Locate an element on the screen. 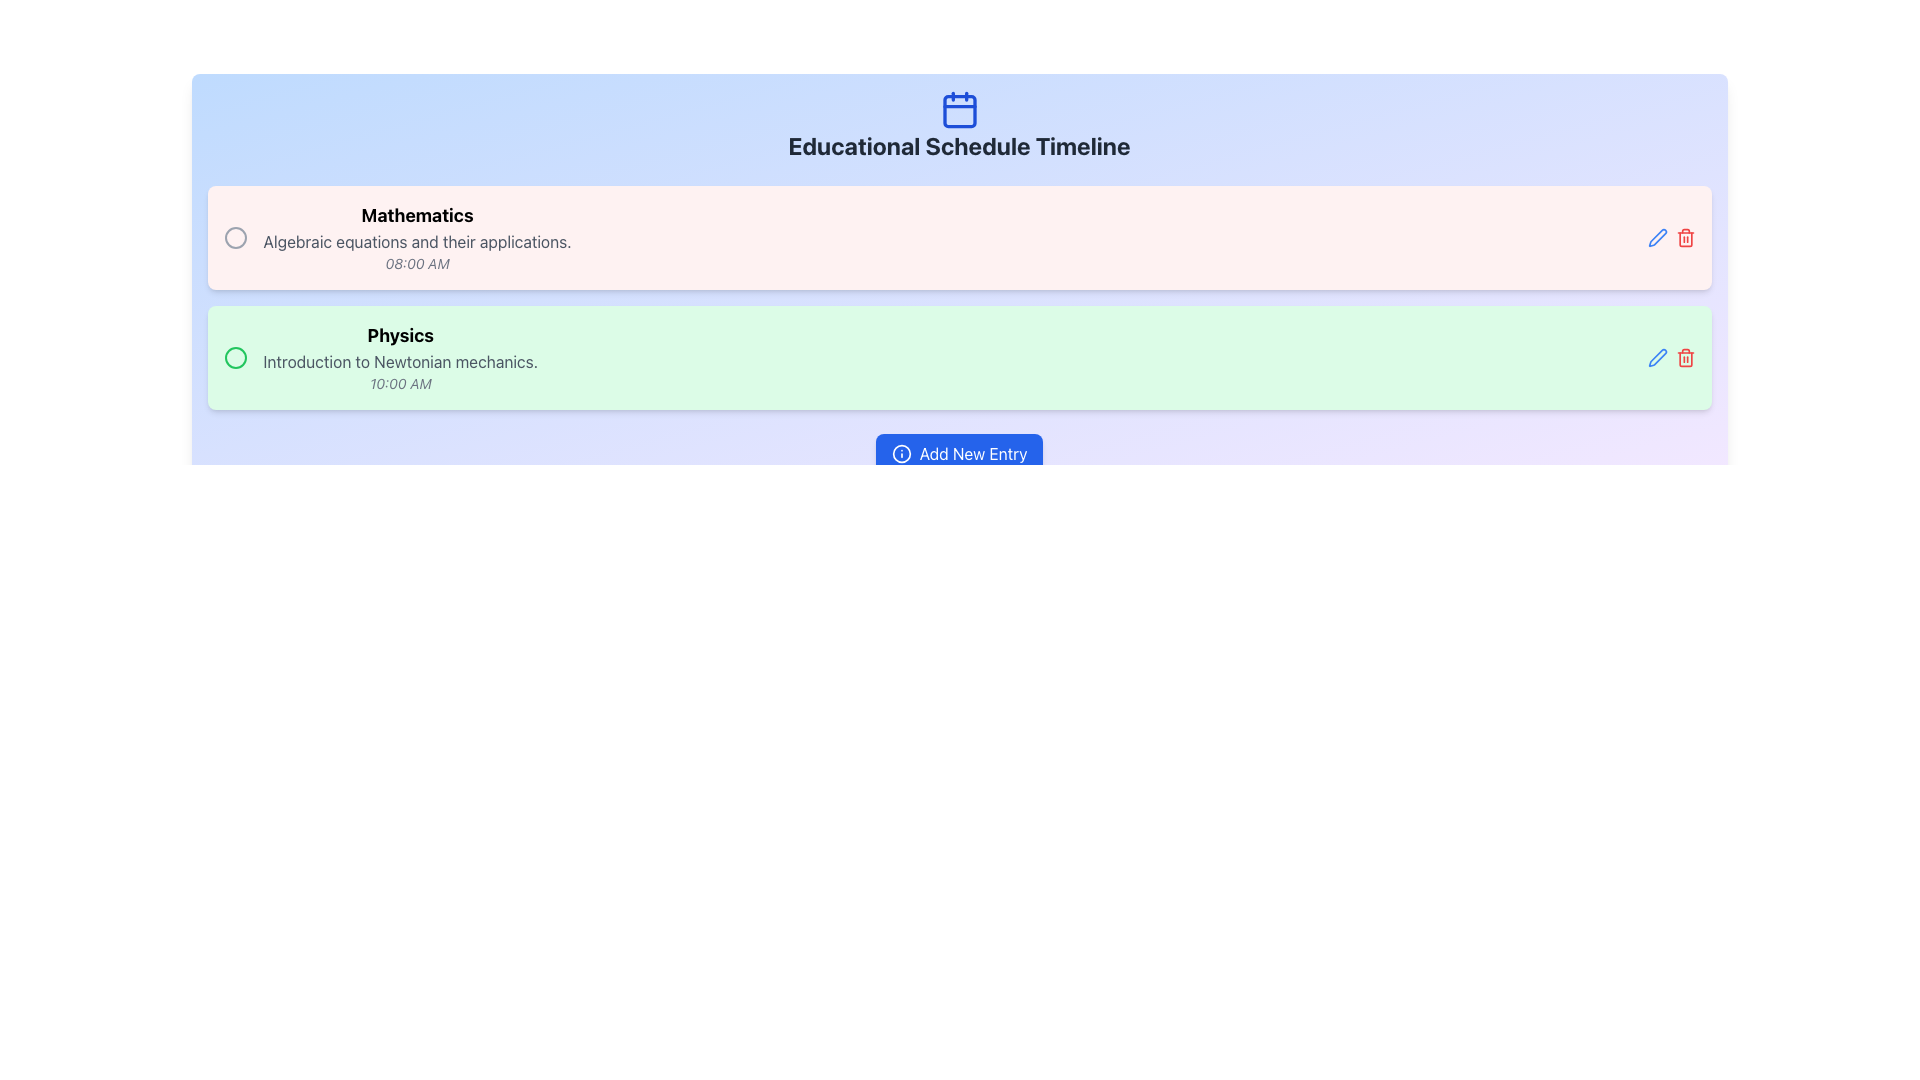 This screenshot has width=1920, height=1080. the visual status conveyed by the circular green outlined indicator next to the 'Physics' entry, which aligns with the text 'Introduction to Newtonian mechanics.' is located at coordinates (235, 357).